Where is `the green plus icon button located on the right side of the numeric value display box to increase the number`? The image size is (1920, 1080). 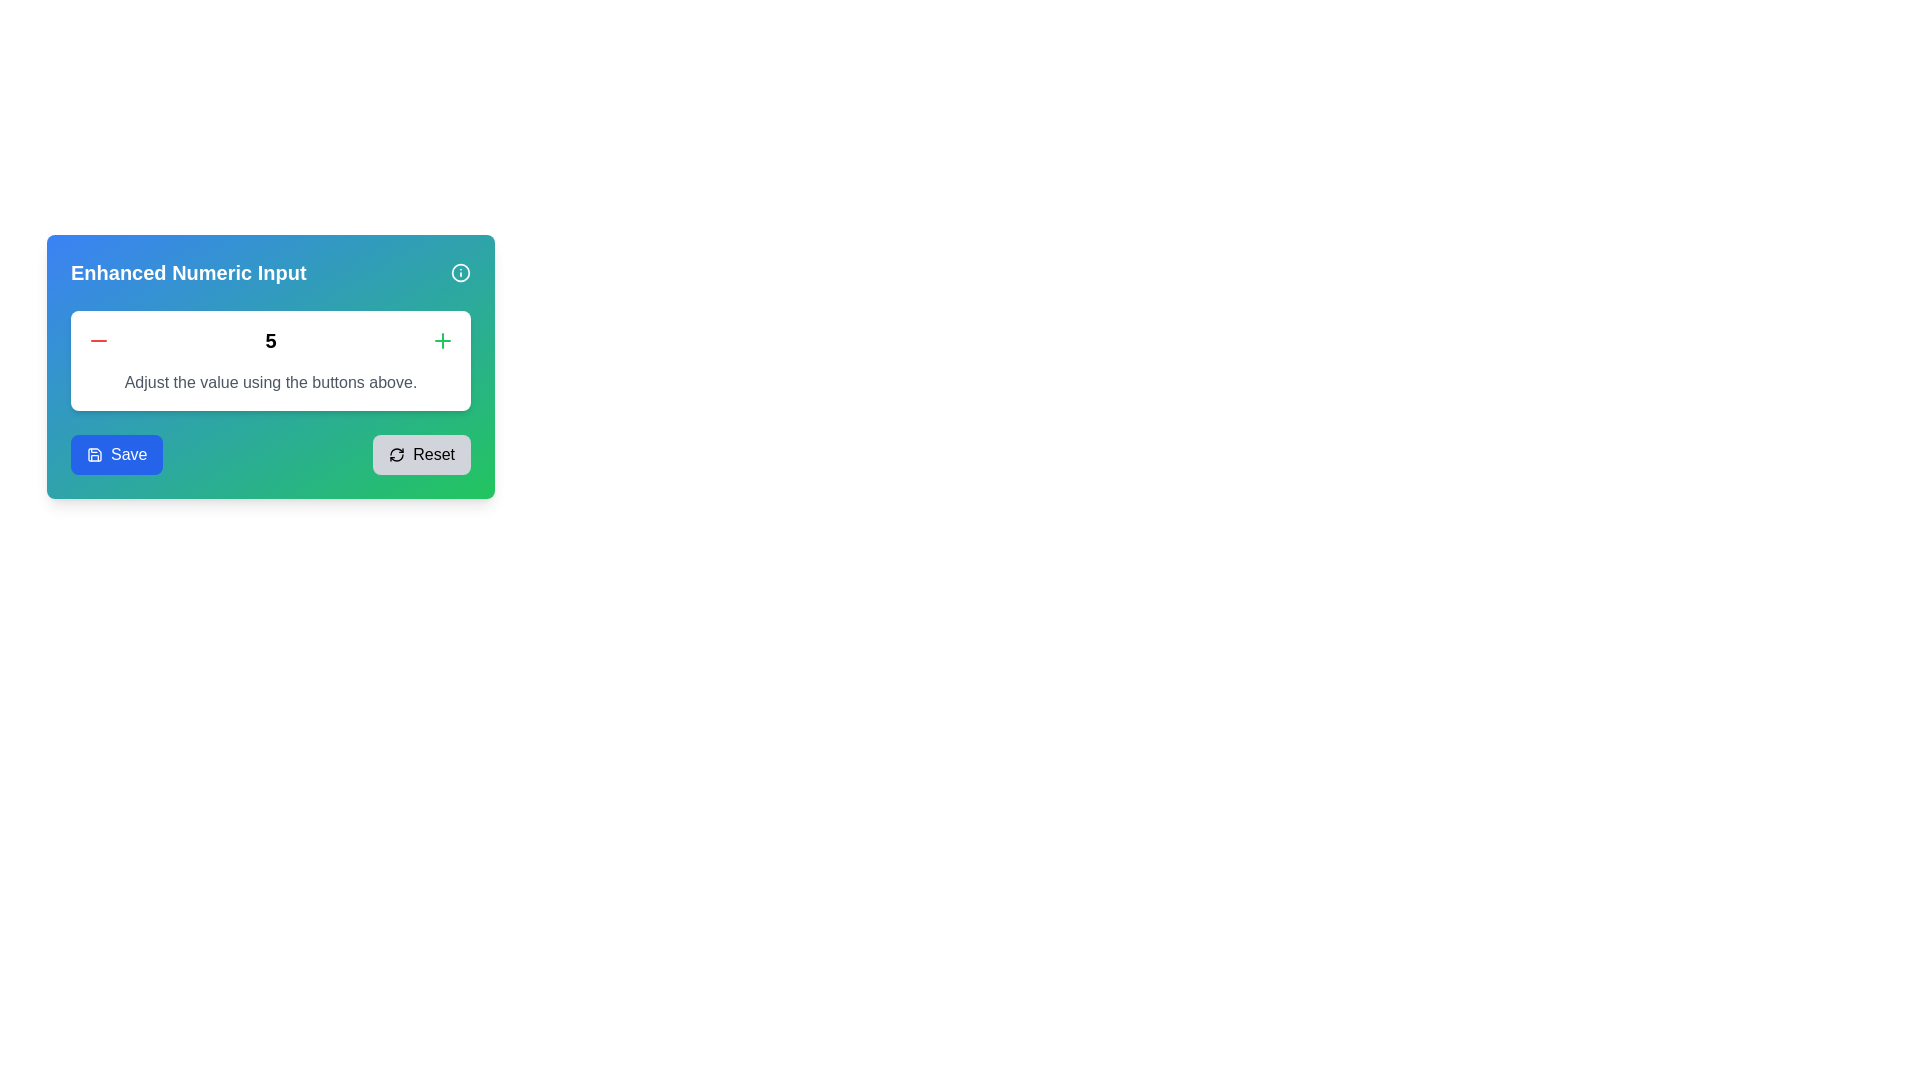 the green plus icon button located on the right side of the numeric value display box to increase the number is located at coordinates (441, 339).